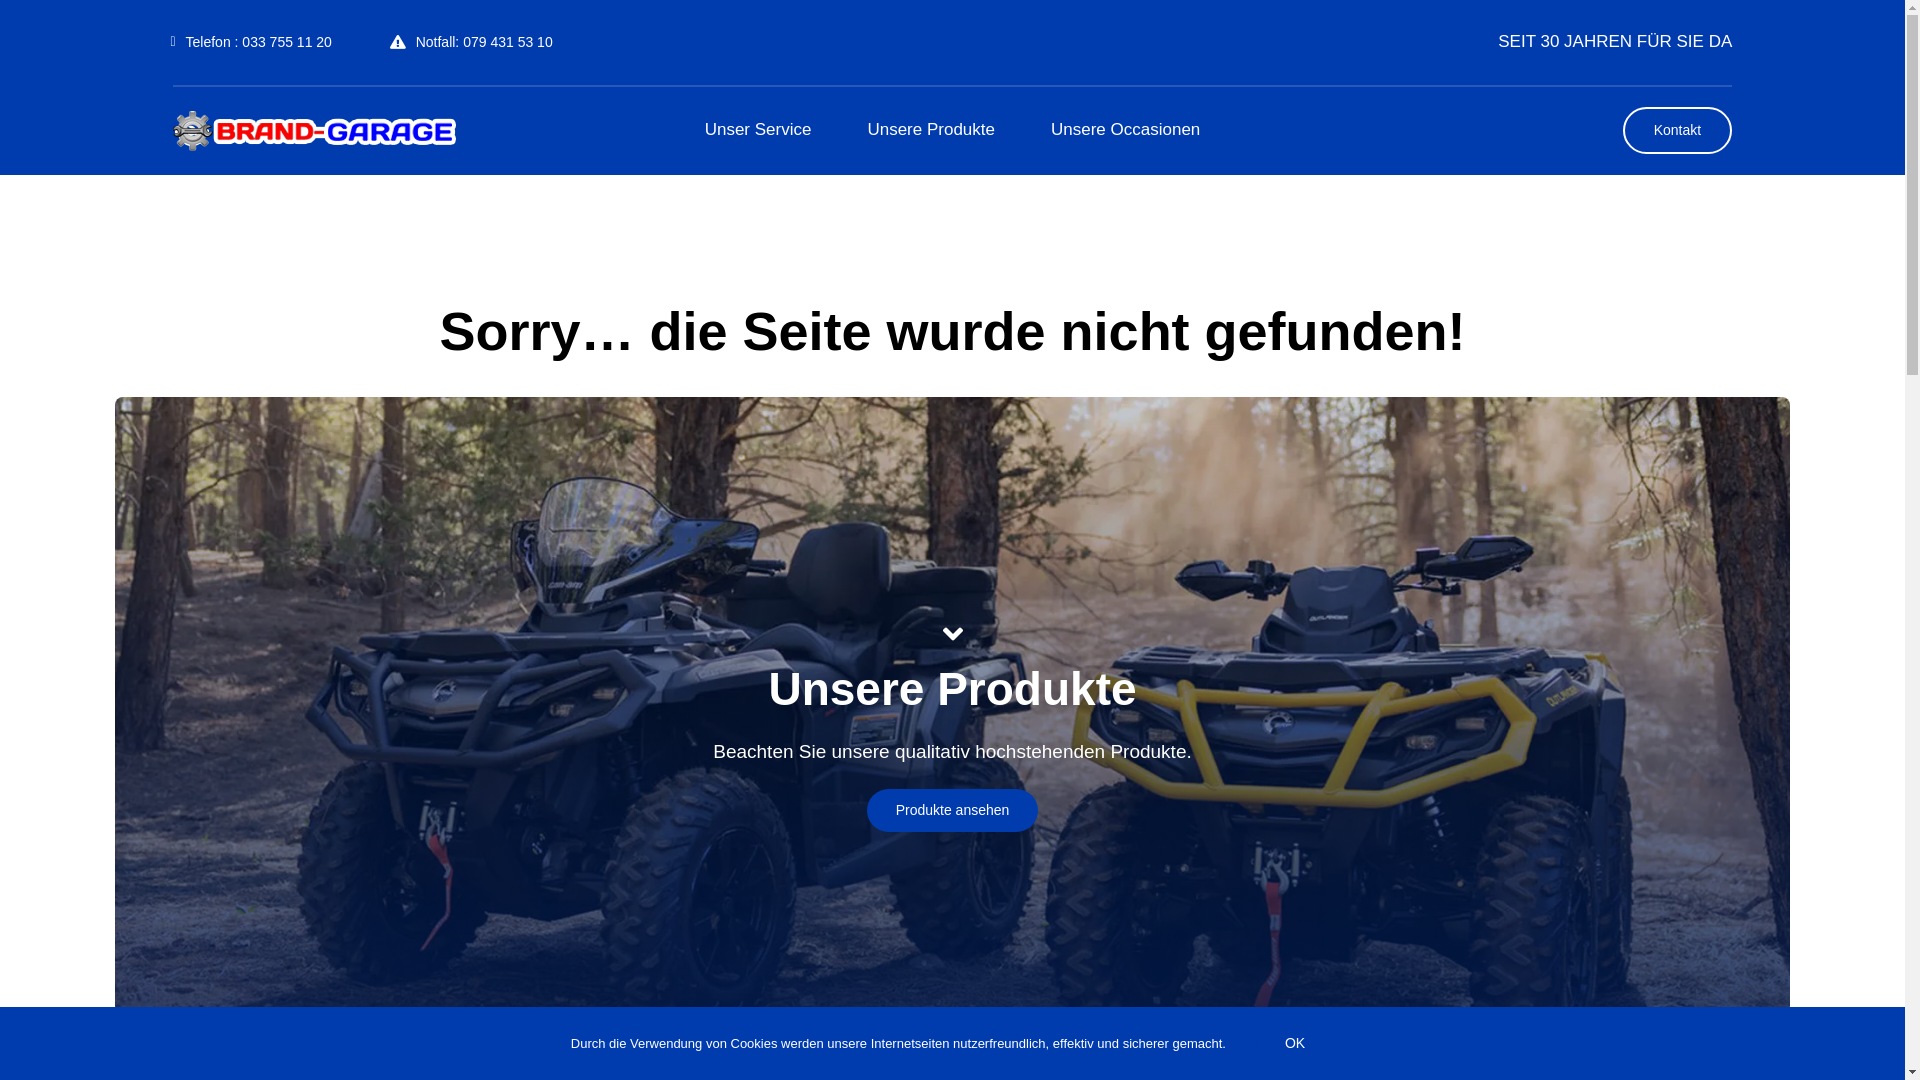 This screenshot has width=1920, height=1080. I want to click on 'Kontakt', so click(1677, 130).